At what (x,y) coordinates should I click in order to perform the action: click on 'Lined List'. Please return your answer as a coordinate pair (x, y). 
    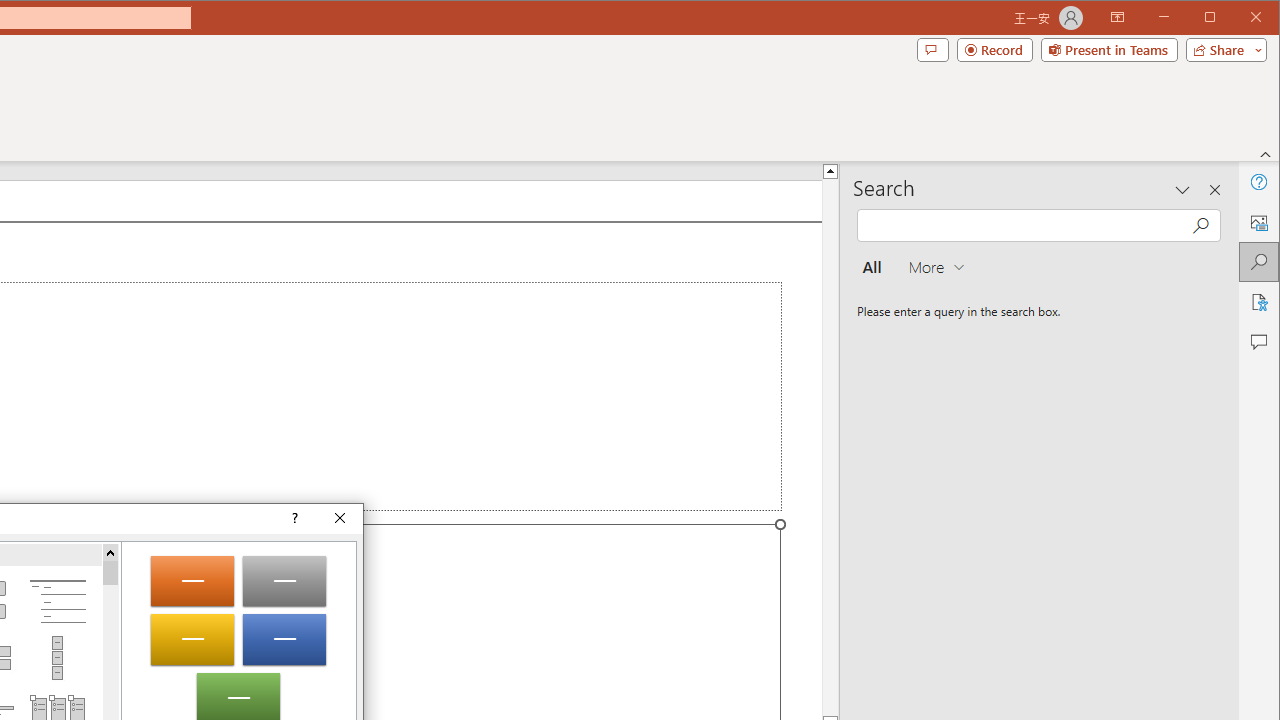
    Looking at the image, I should click on (57, 600).